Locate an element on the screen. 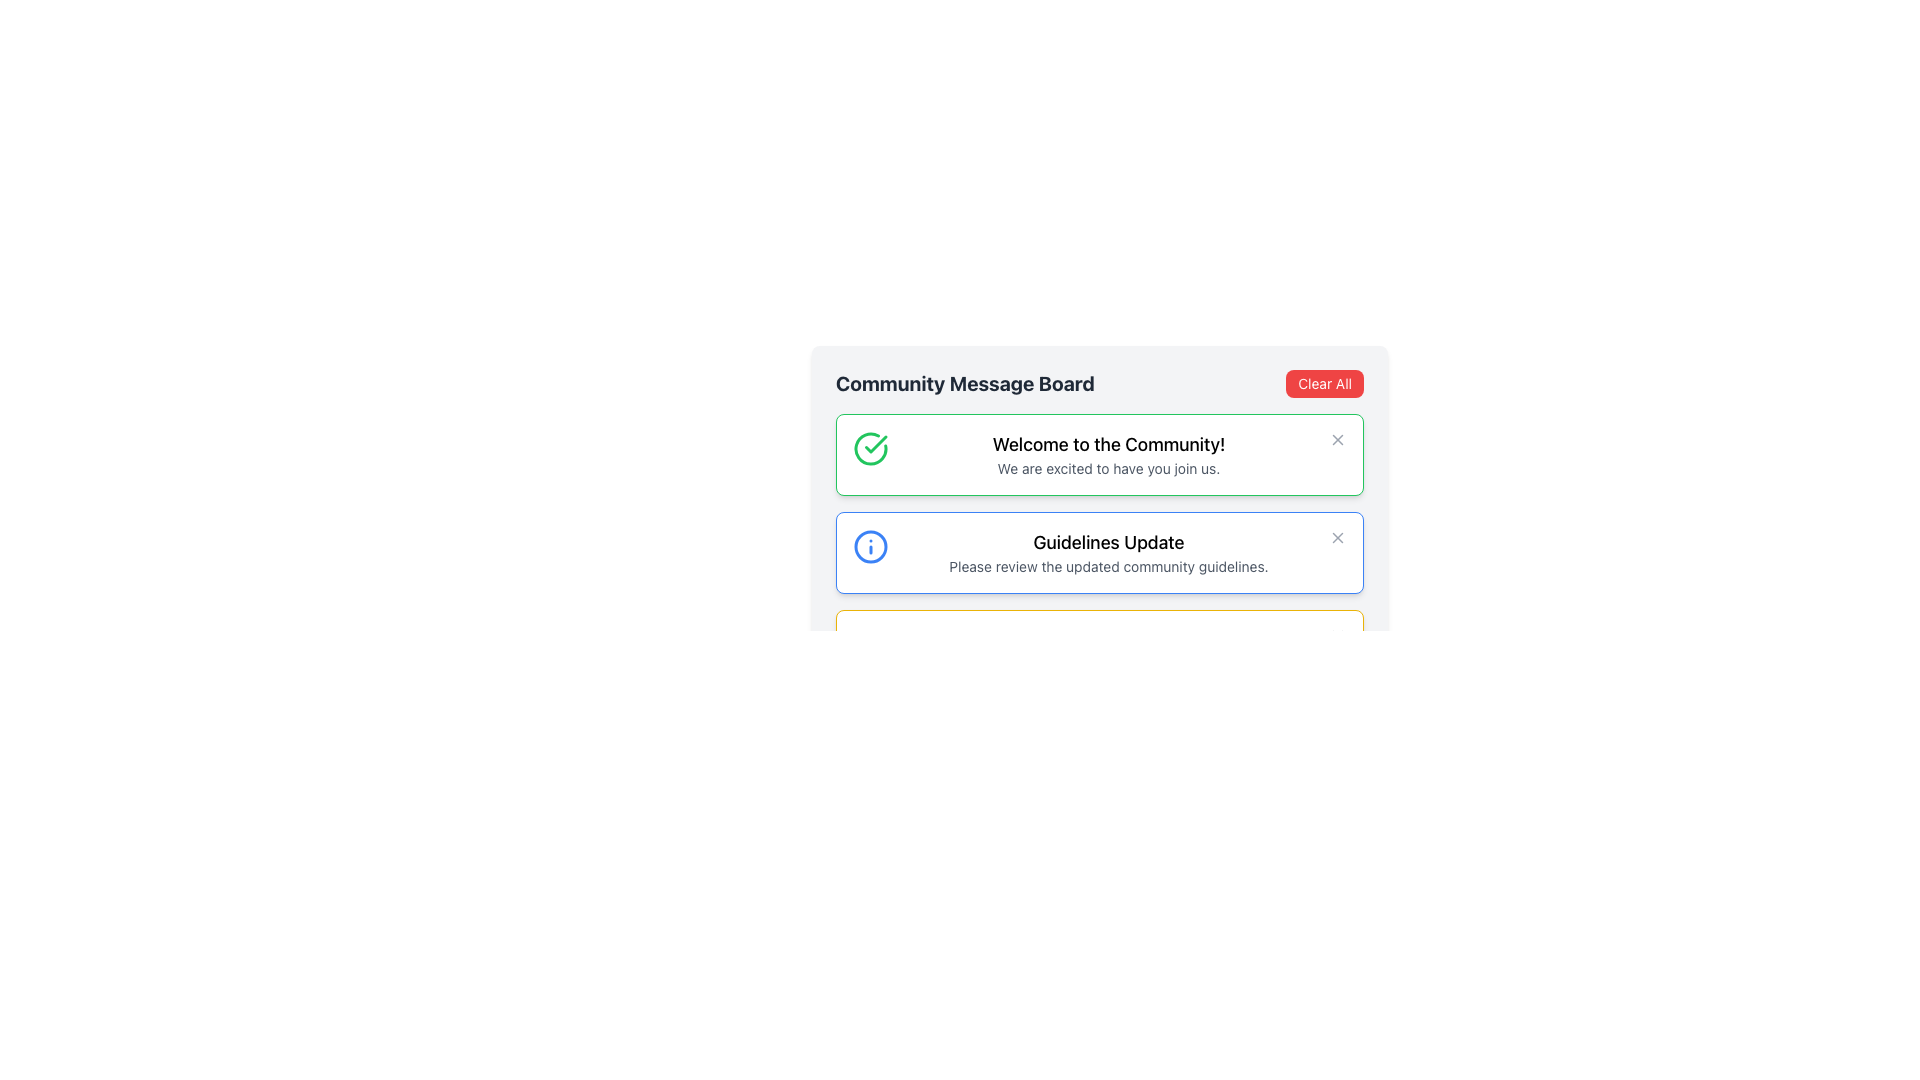  the 'Guidelines Update' text label, which is a medium-sized, bold font inside a blue-bordered notification box is located at coordinates (1107, 543).